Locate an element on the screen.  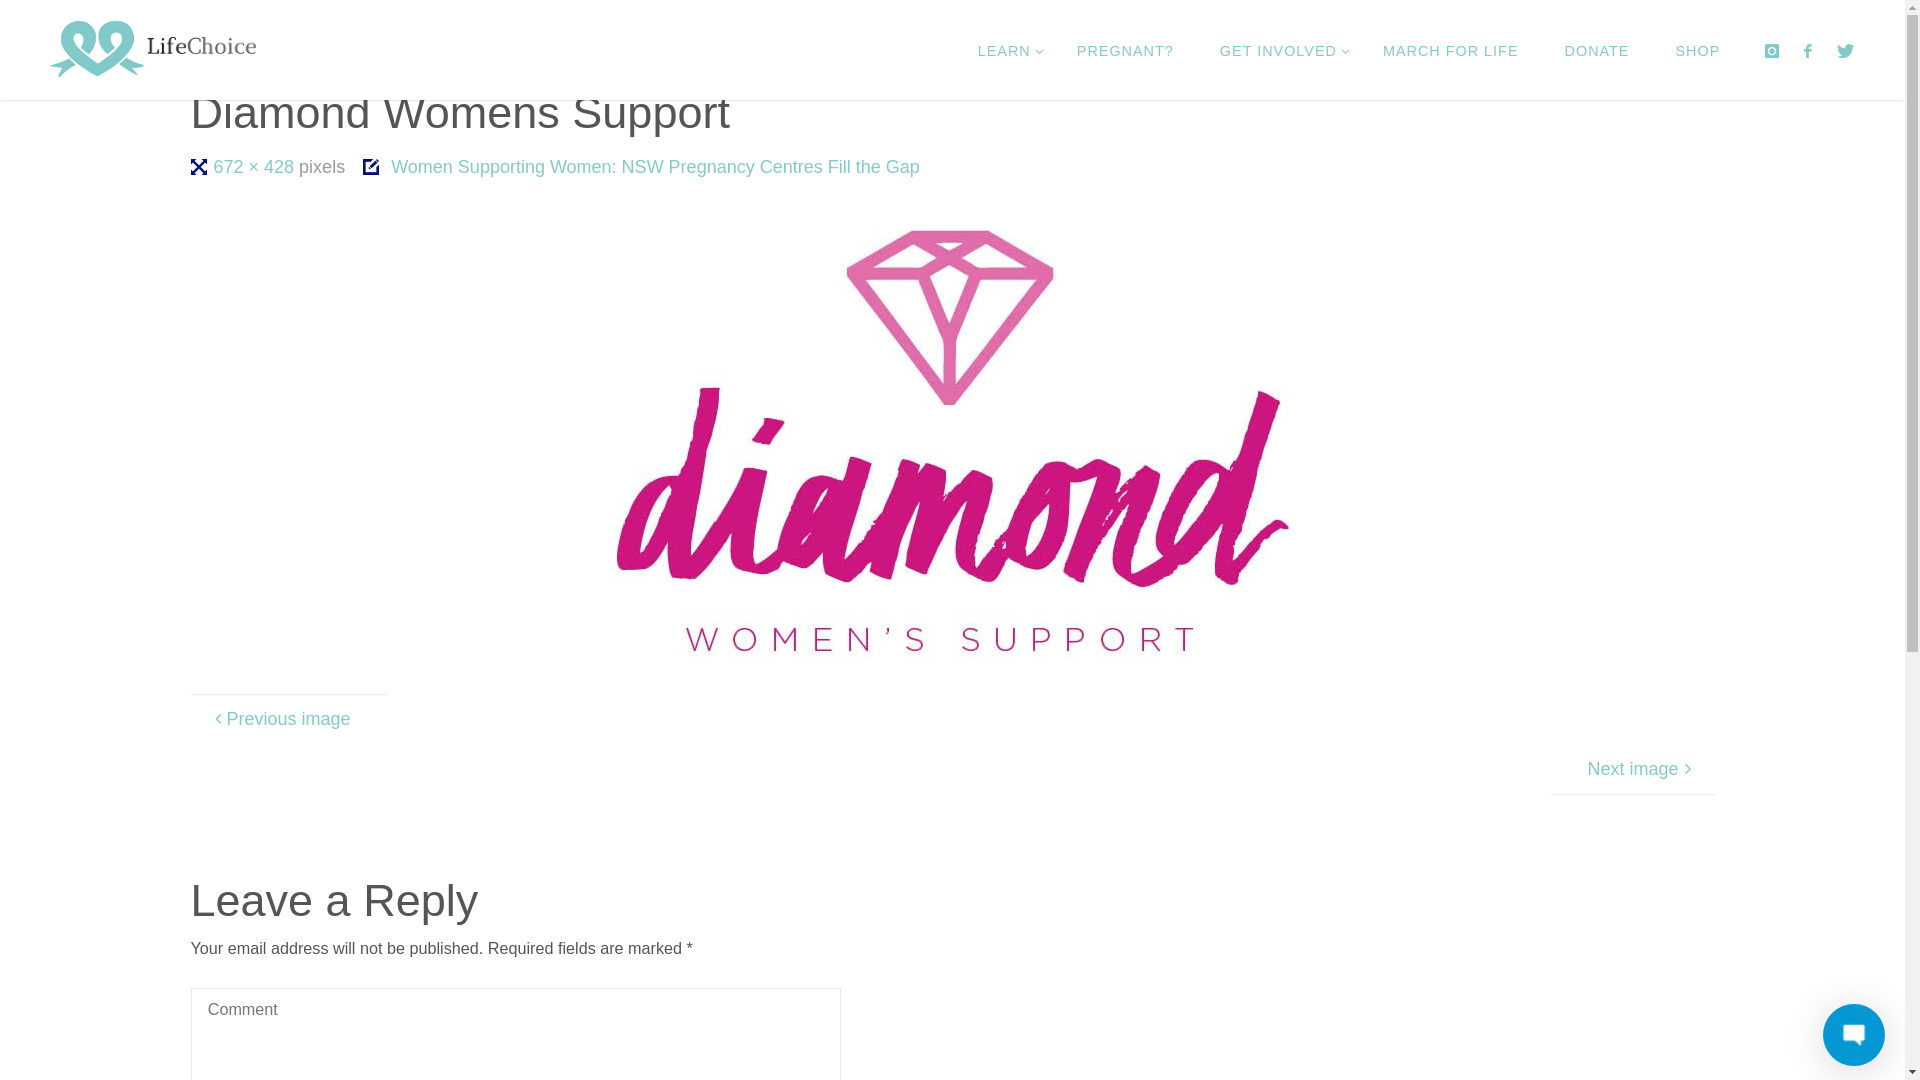
'MARCH FOR LIFE' is located at coordinates (1450, 49).